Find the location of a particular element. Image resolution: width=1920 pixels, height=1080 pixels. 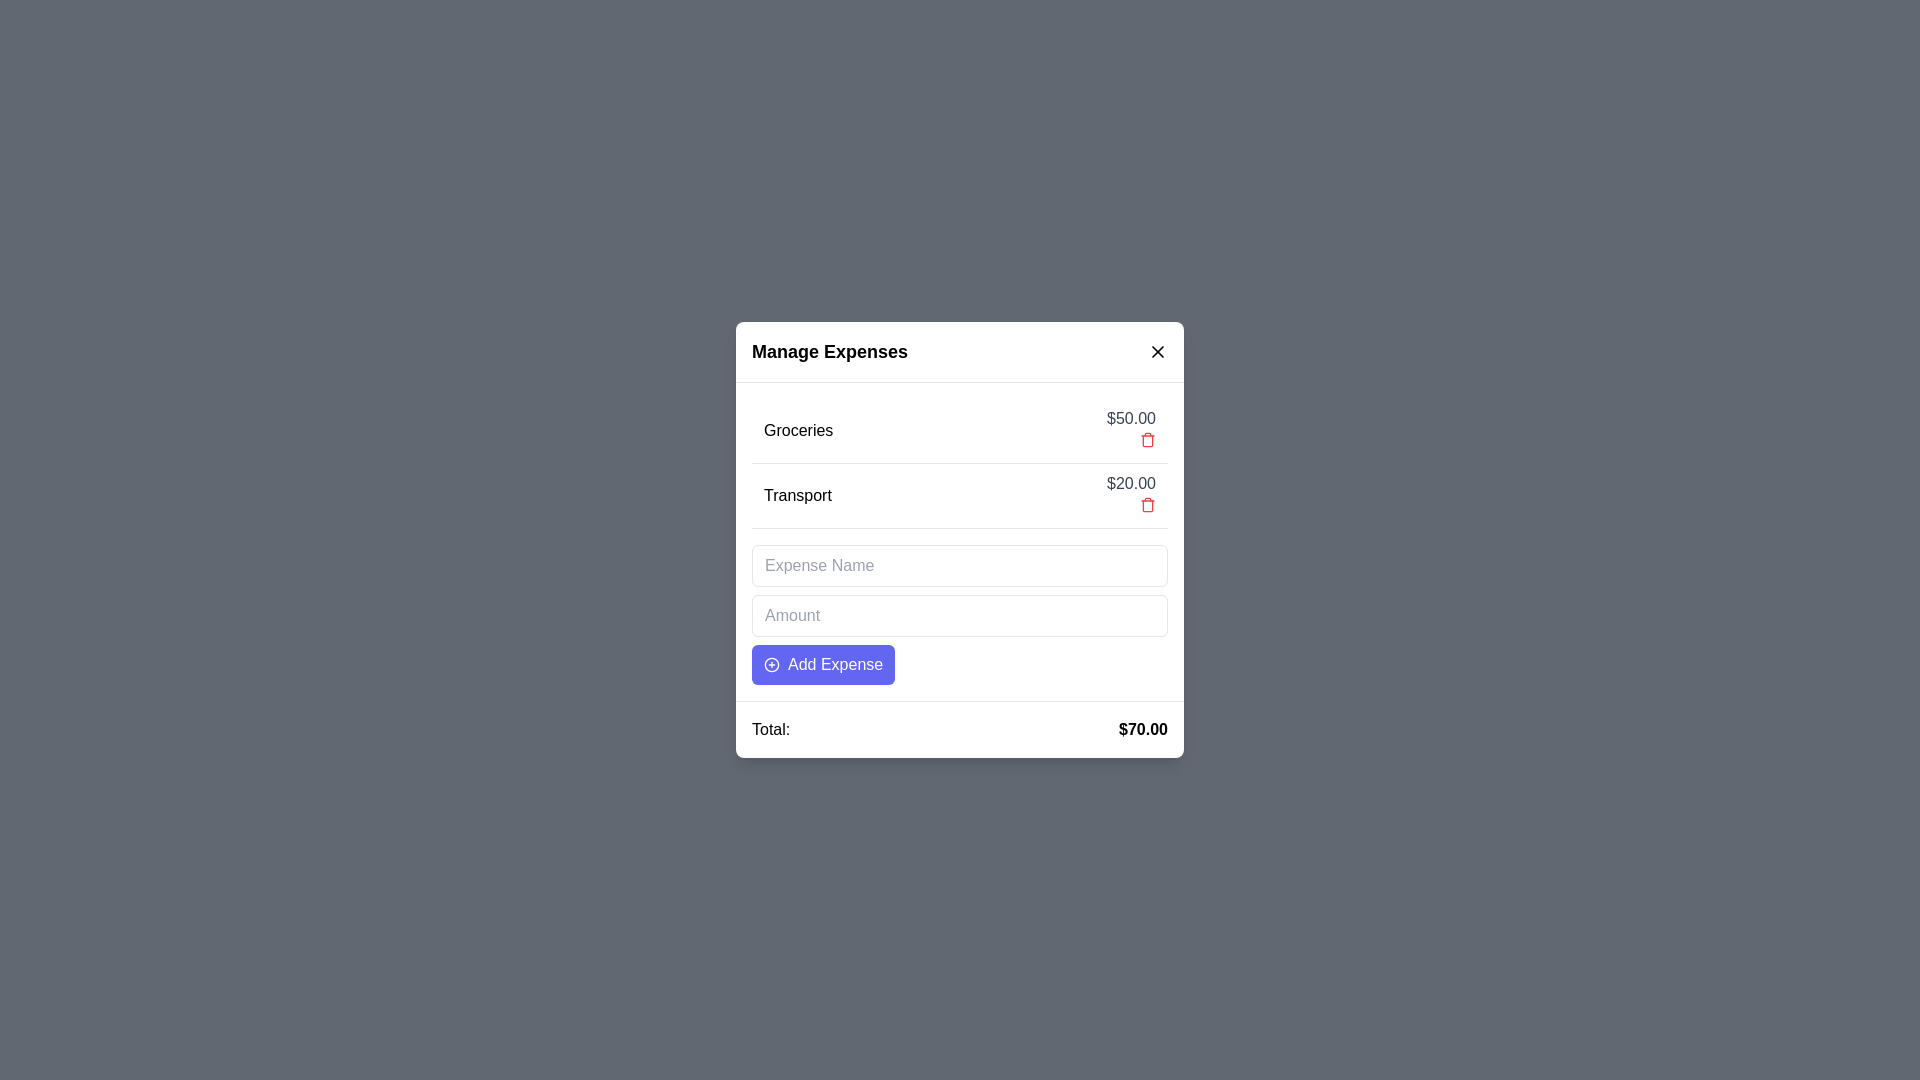

the 'Add Expense' button, which features a circular icon with a solid outline and a cross shape inside, located near the lower left corner of the button is located at coordinates (771, 664).